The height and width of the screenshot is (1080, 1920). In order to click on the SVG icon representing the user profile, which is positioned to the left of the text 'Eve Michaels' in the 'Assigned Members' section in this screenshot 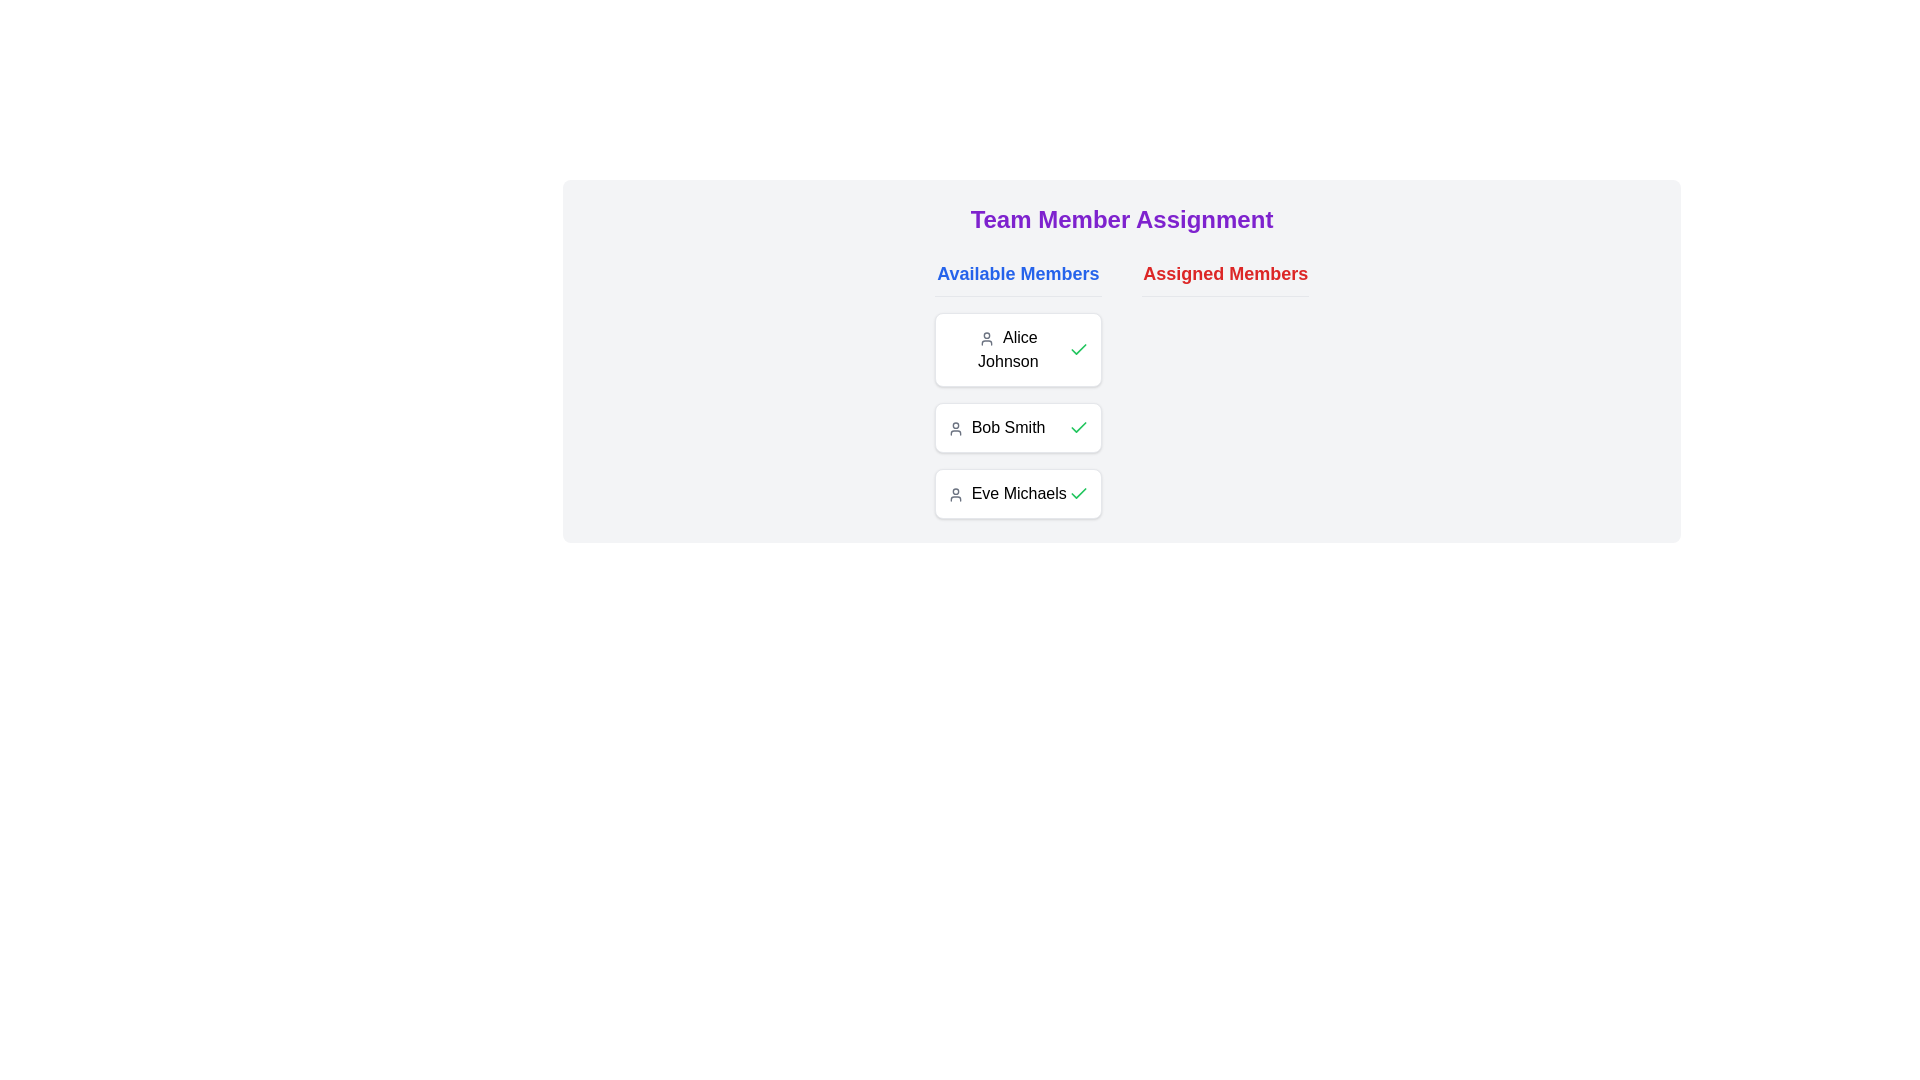, I will do `click(954, 494)`.